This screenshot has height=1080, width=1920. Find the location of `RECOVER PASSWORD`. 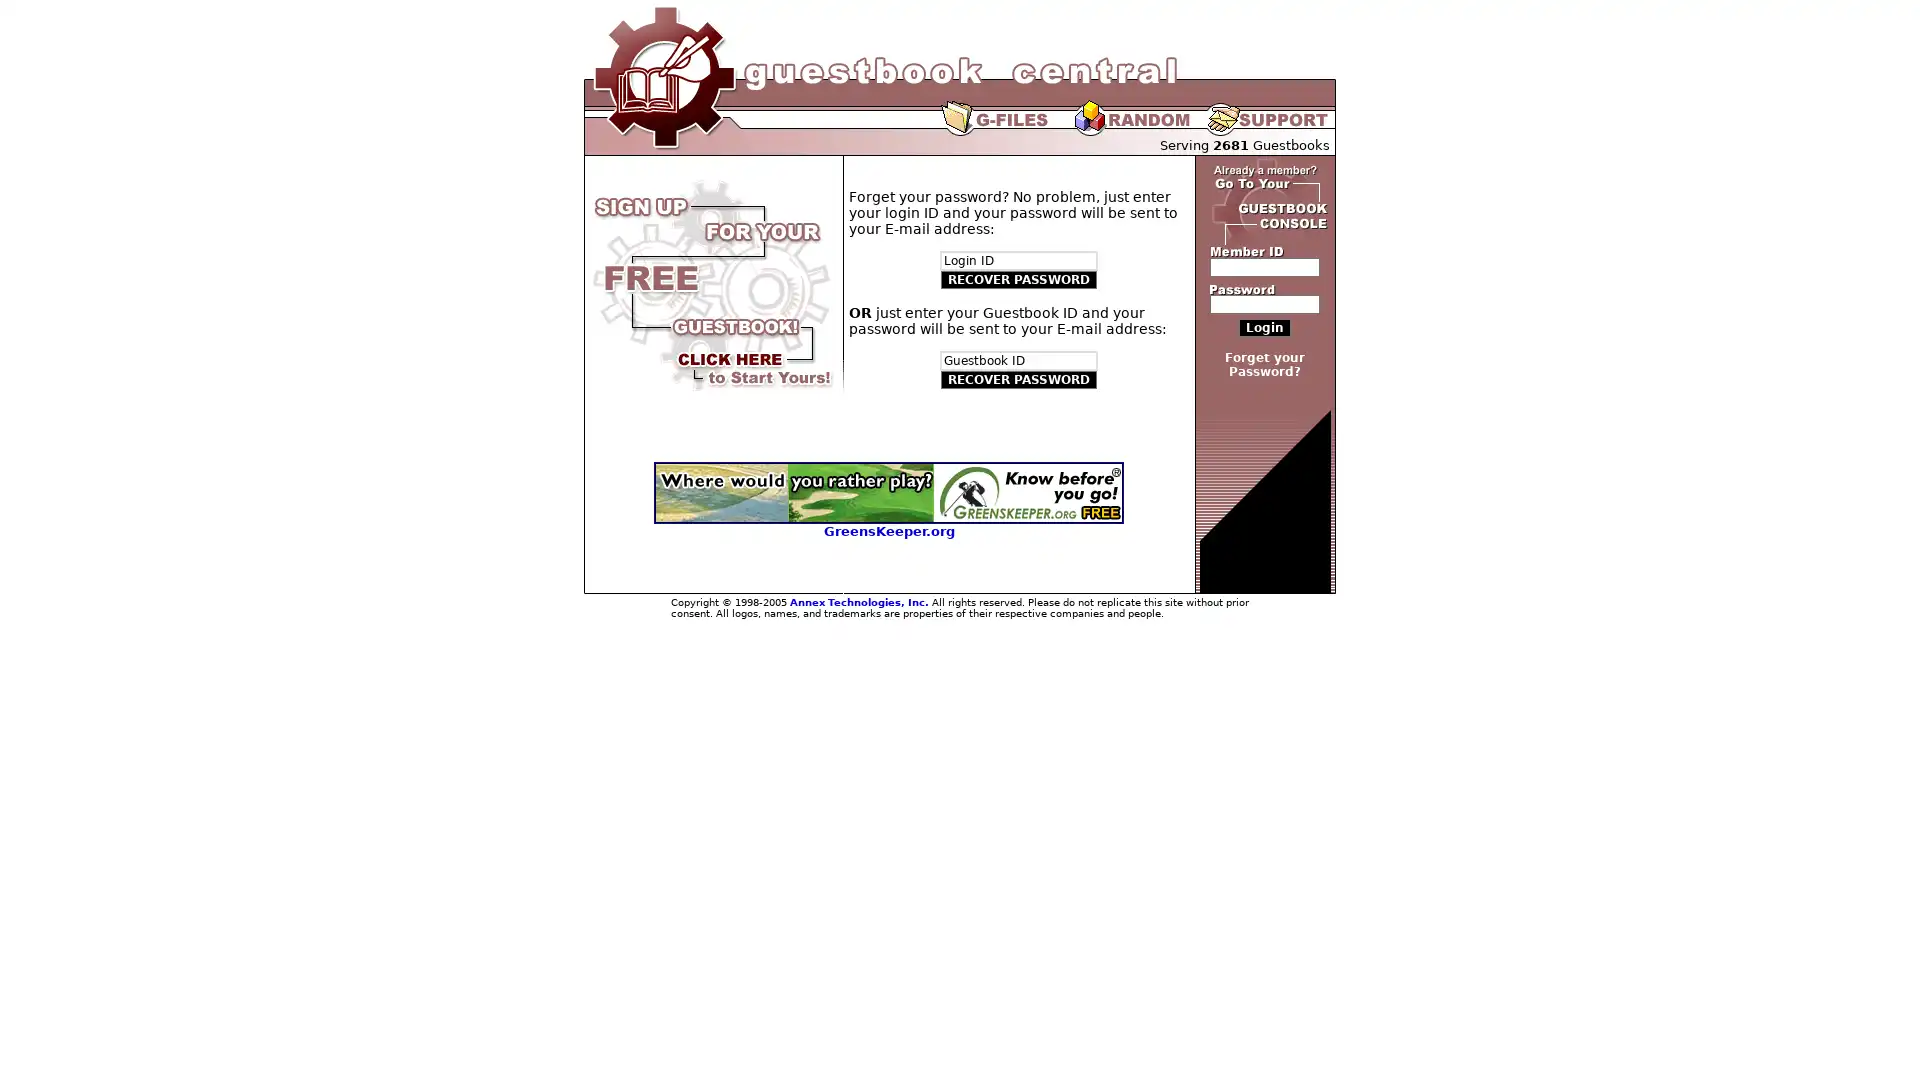

RECOVER PASSWORD is located at coordinates (1018, 380).